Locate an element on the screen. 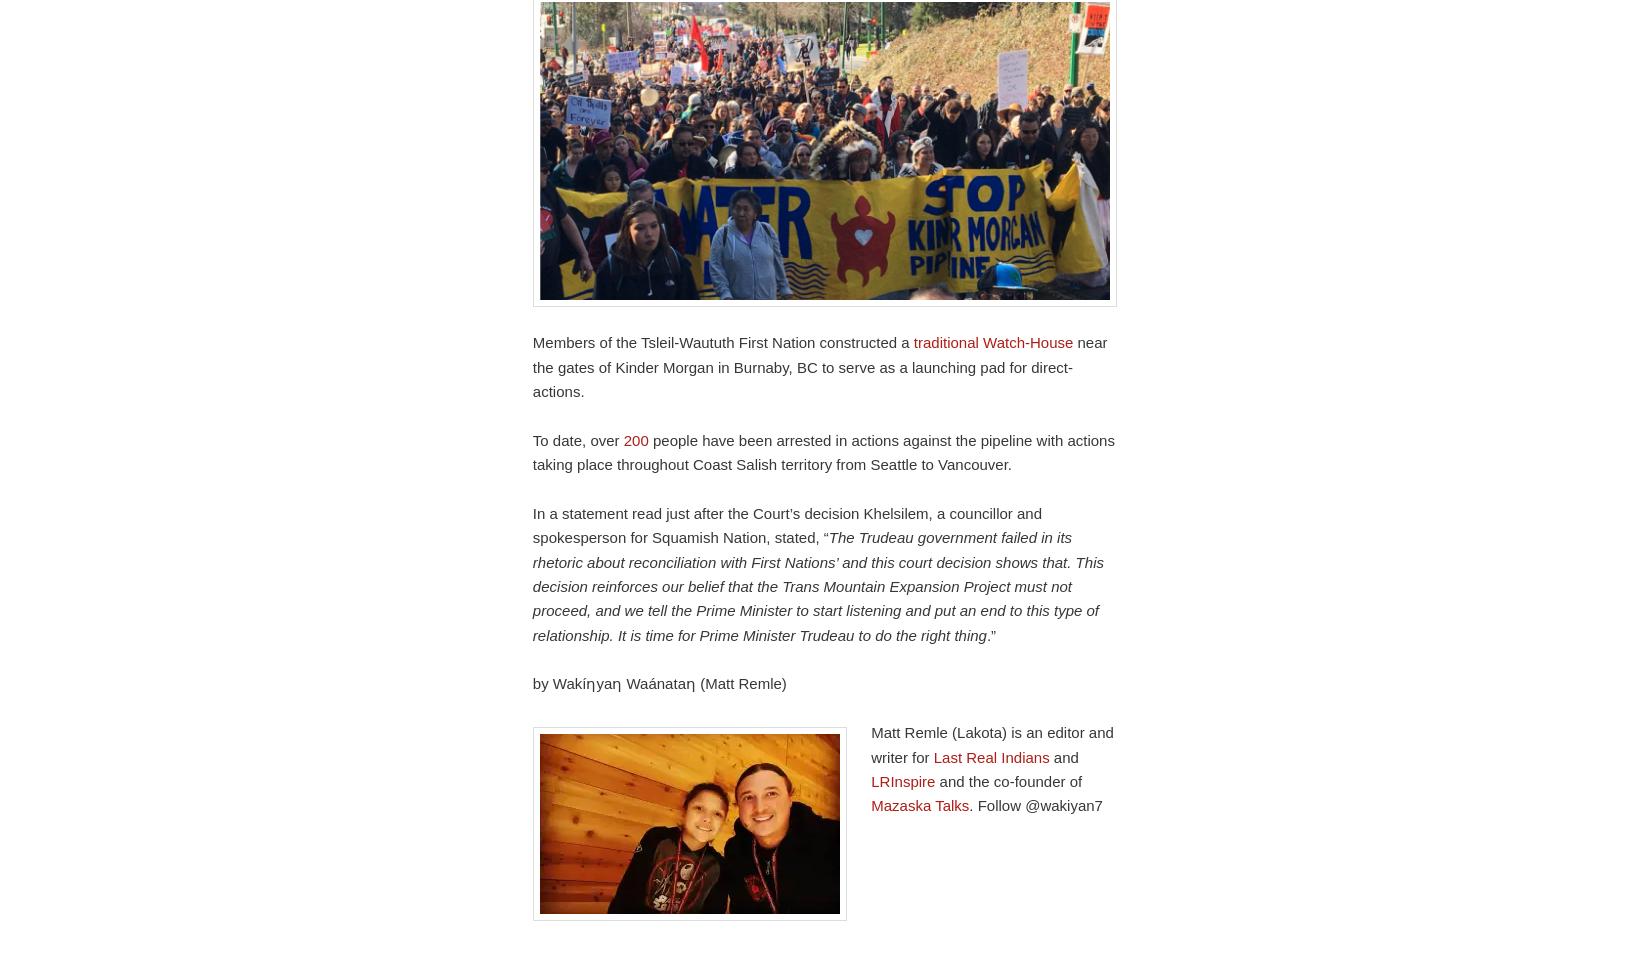 This screenshot has height=955, width=1650. '200' is located at coordinates (634, 438).